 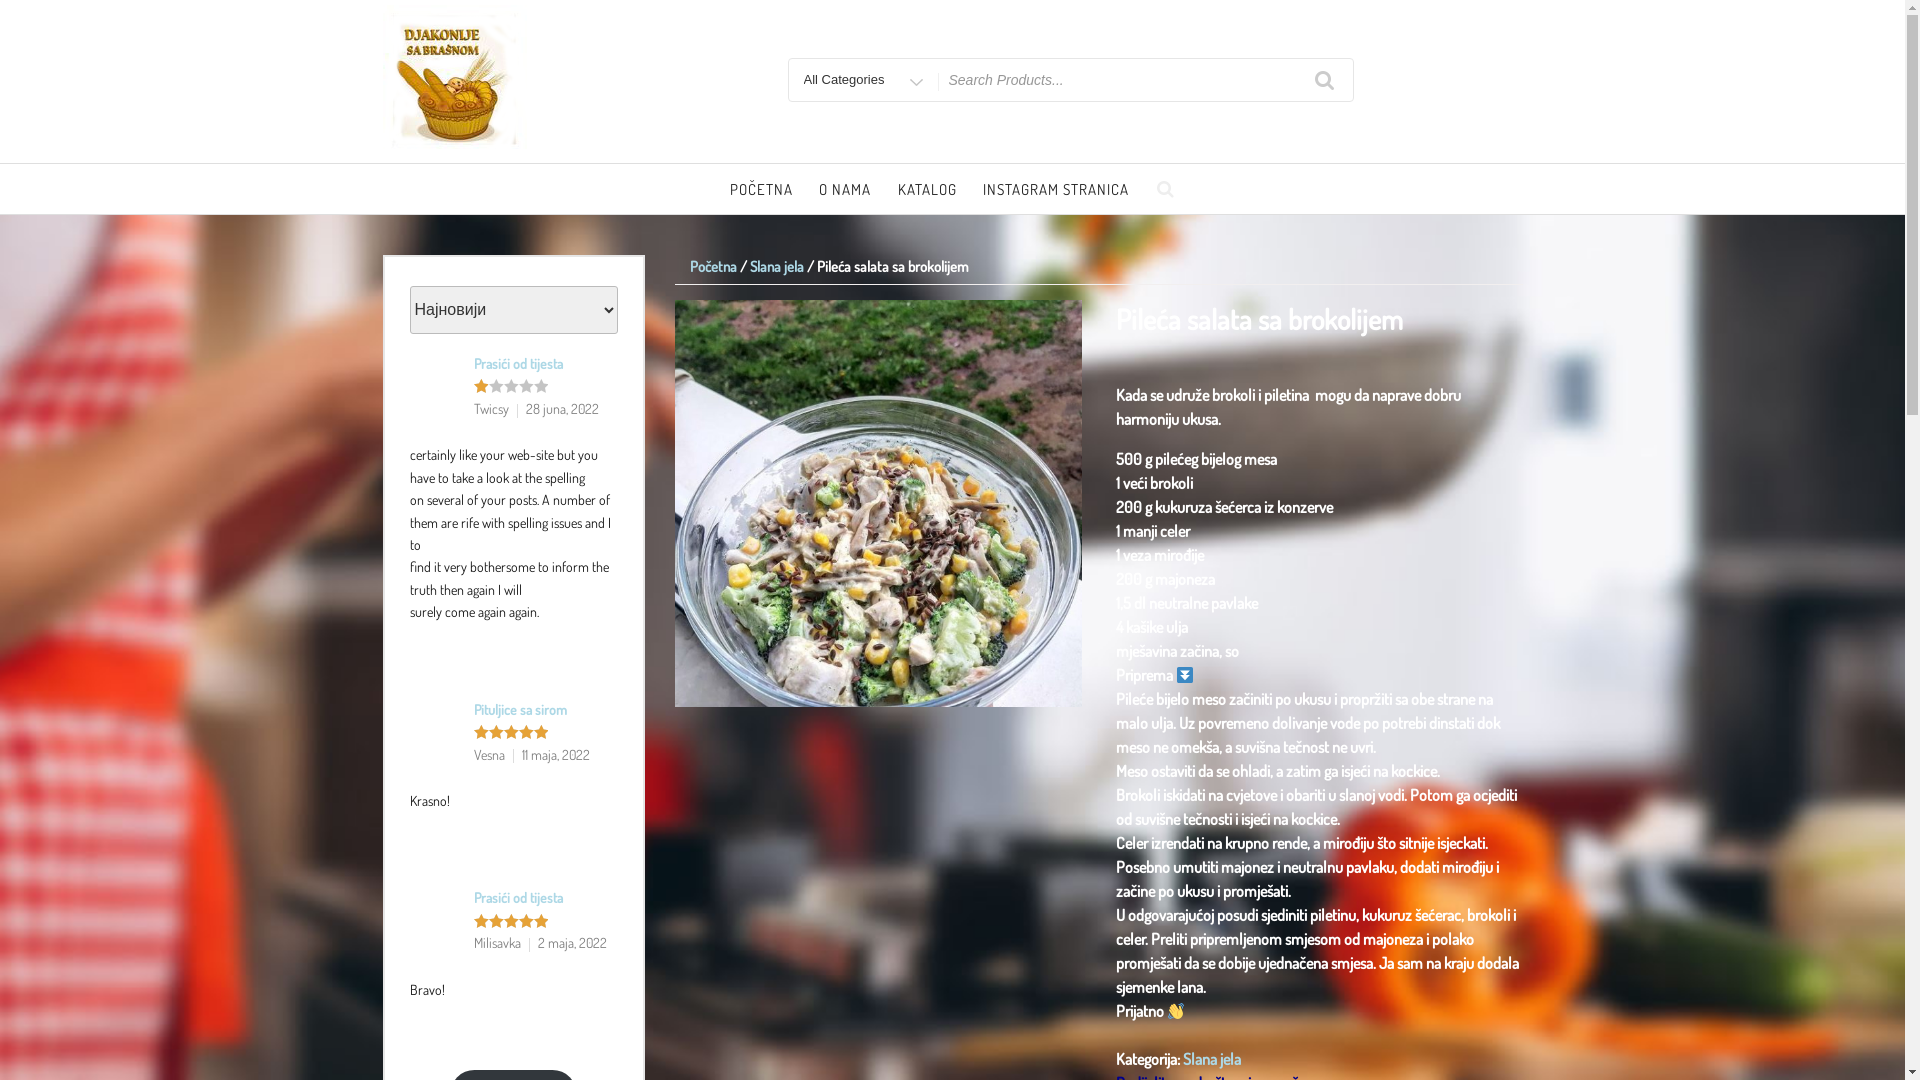 What do you see at coordinates (925, 190) in the screenshot?
I see `'KATALOG'` at bounding box center [925, 190].